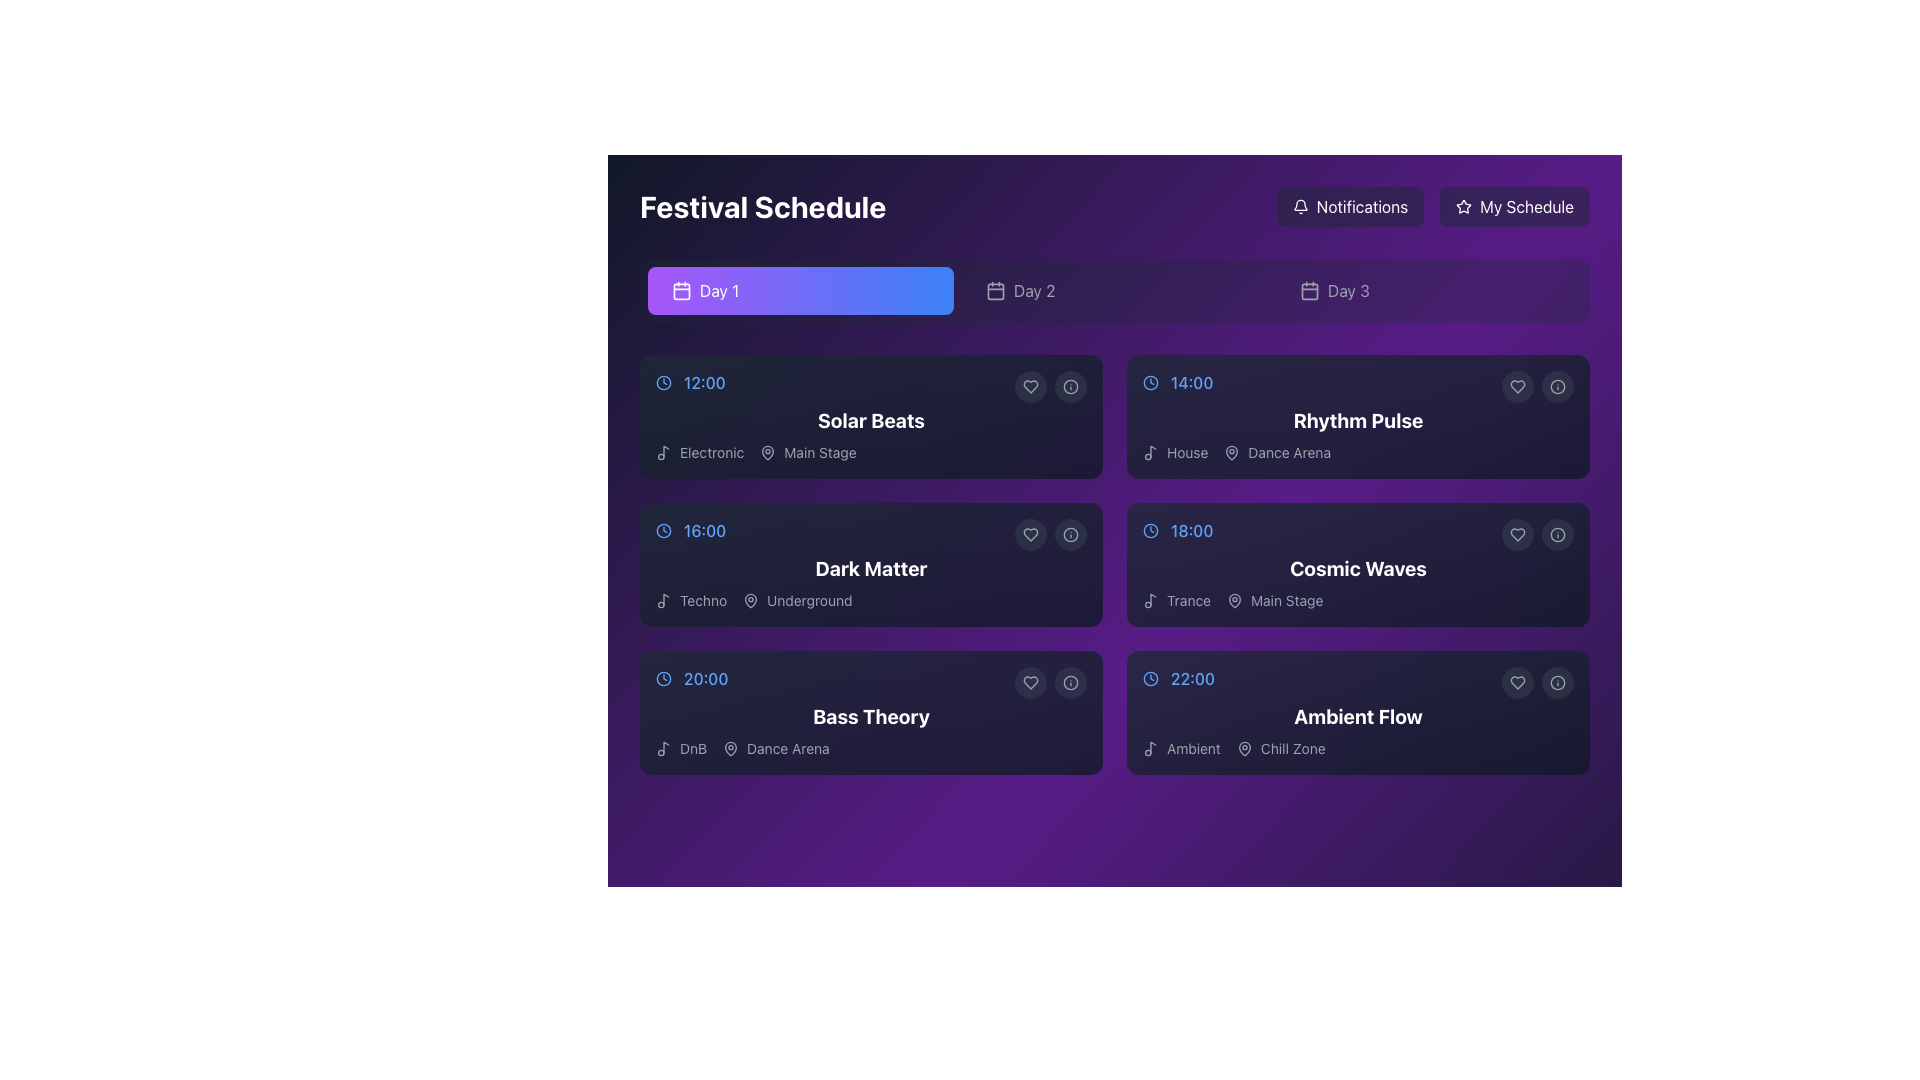 This screenshot has width=1920, height=1080. What do you see at coordinates (1293, 748) in the screenshot?
I see `text label displaying 'Chill Zone' located at the bottom-right of the interface, which contrasts against a dark background` at bounding box center [1293, 748].